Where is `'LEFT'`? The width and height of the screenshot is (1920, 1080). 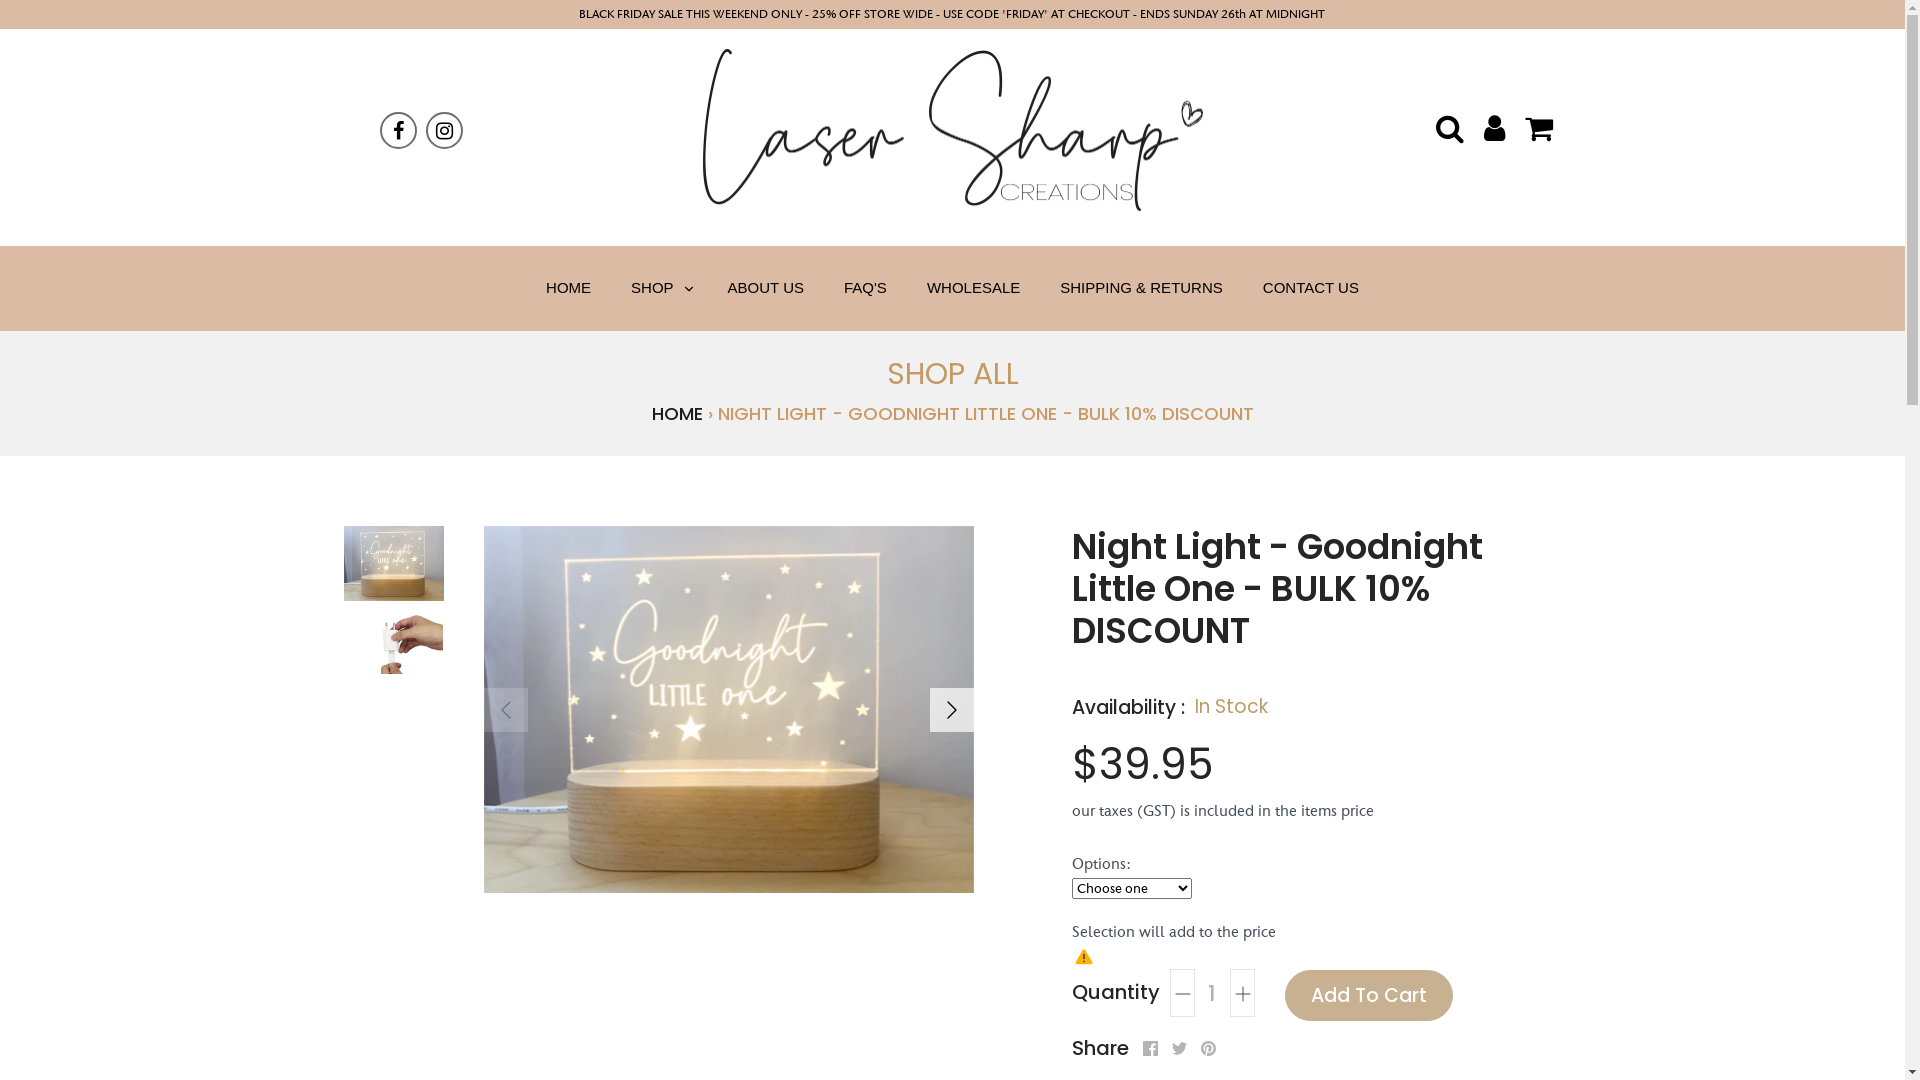
'LEFT' is located at coordinates (505, 708).